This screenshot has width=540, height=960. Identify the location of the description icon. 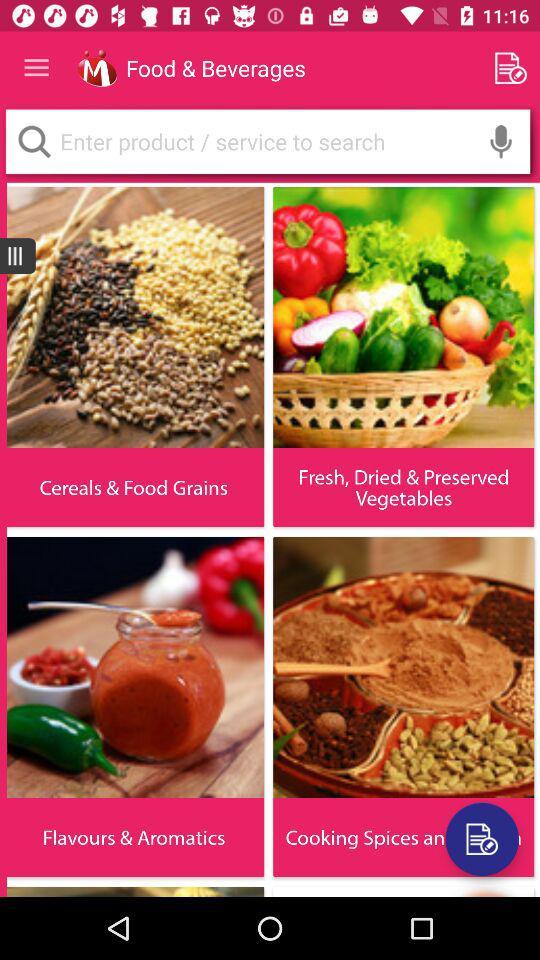
(481, 839).